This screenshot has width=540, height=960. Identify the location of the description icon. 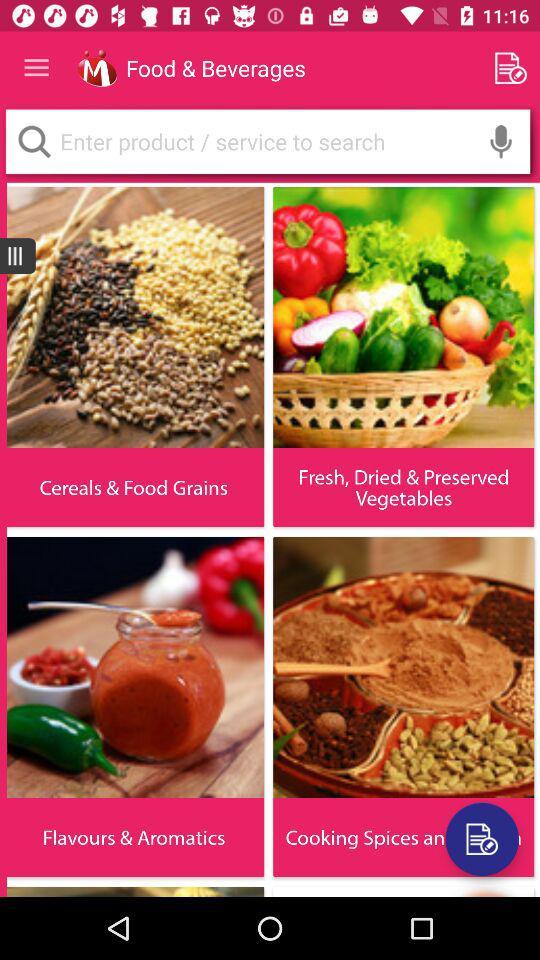
(481, 839).